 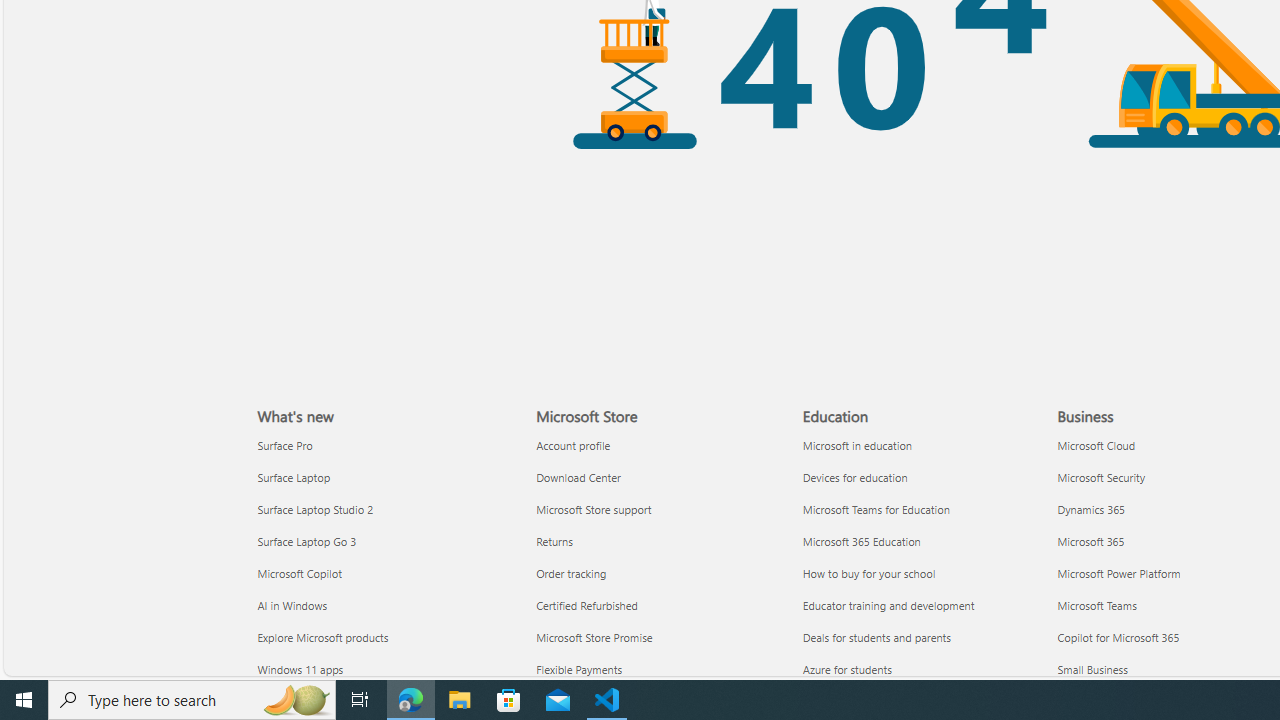 What do you see at coordinates (923, 637) in the screenshot?
I see `'Deals for students and parents'` at bounding box center [923, 637].